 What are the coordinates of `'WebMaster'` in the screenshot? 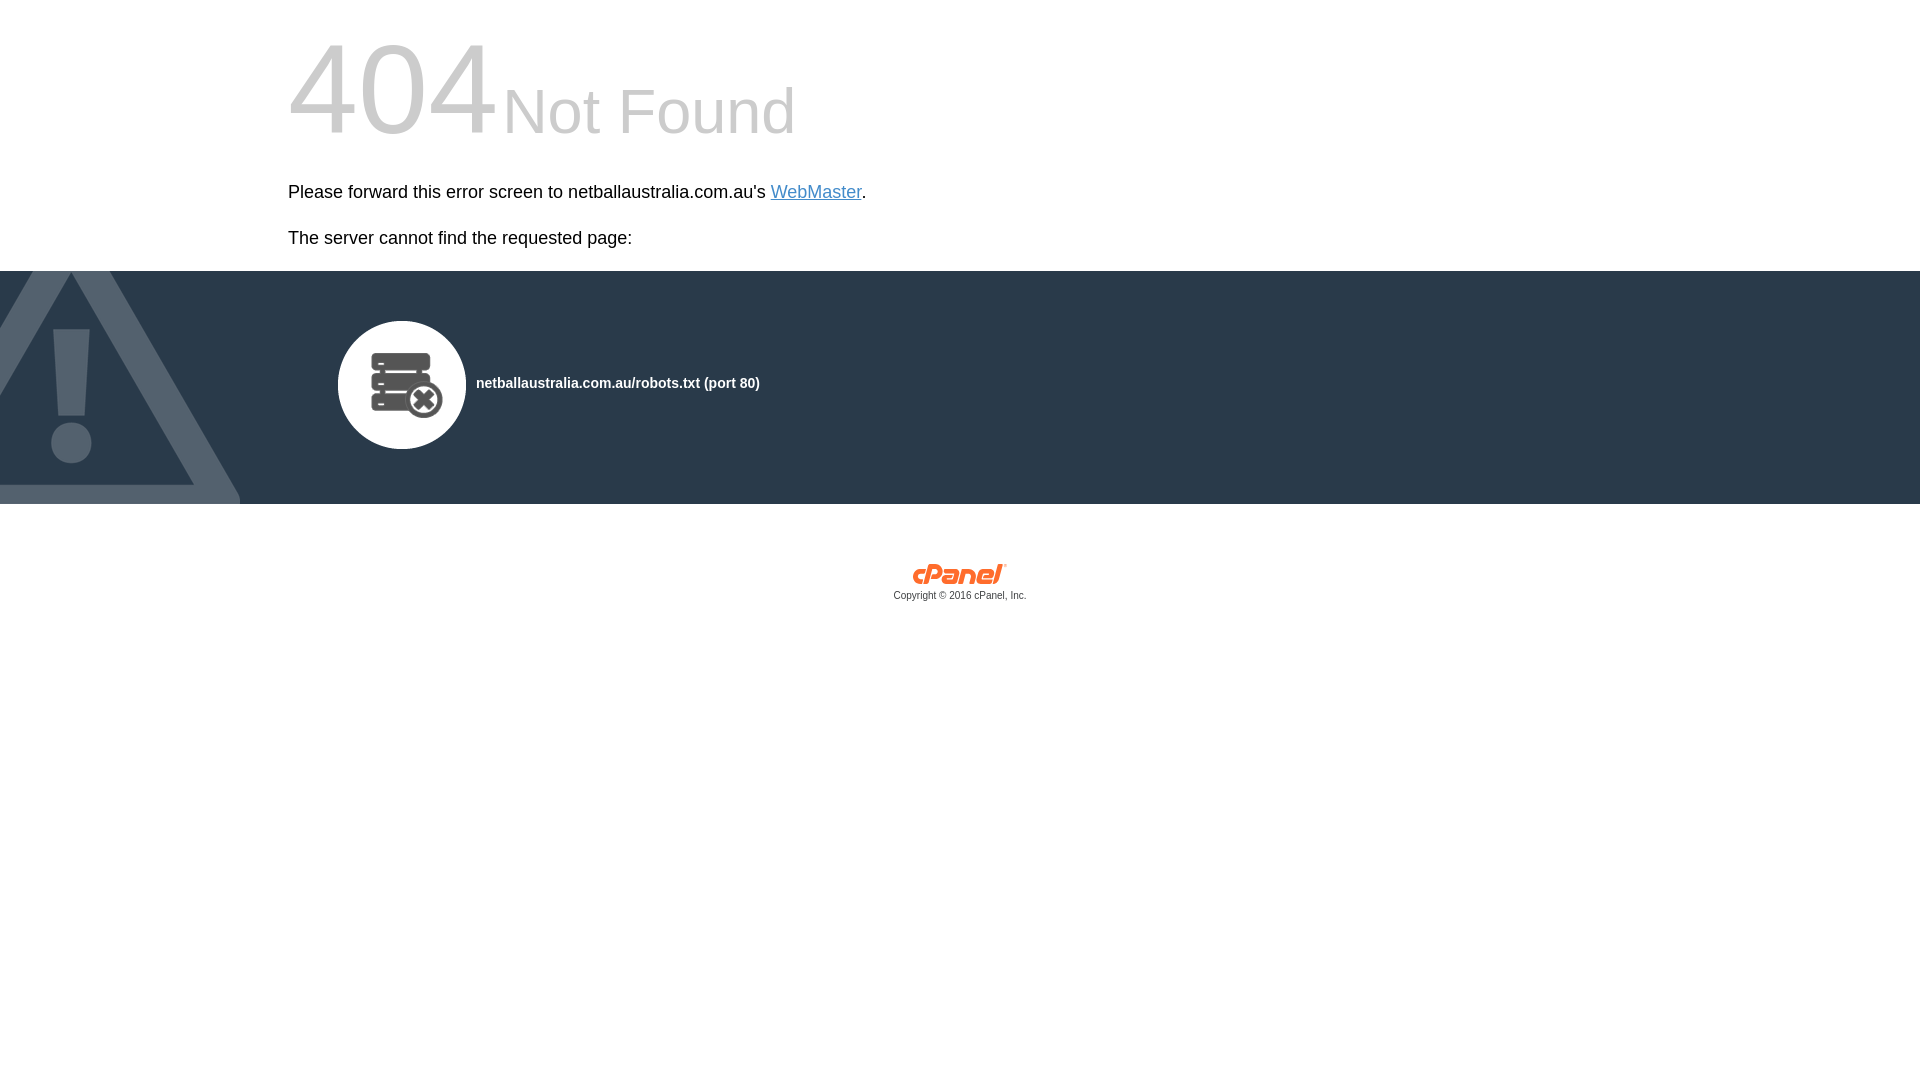 It's located at (770, 192).